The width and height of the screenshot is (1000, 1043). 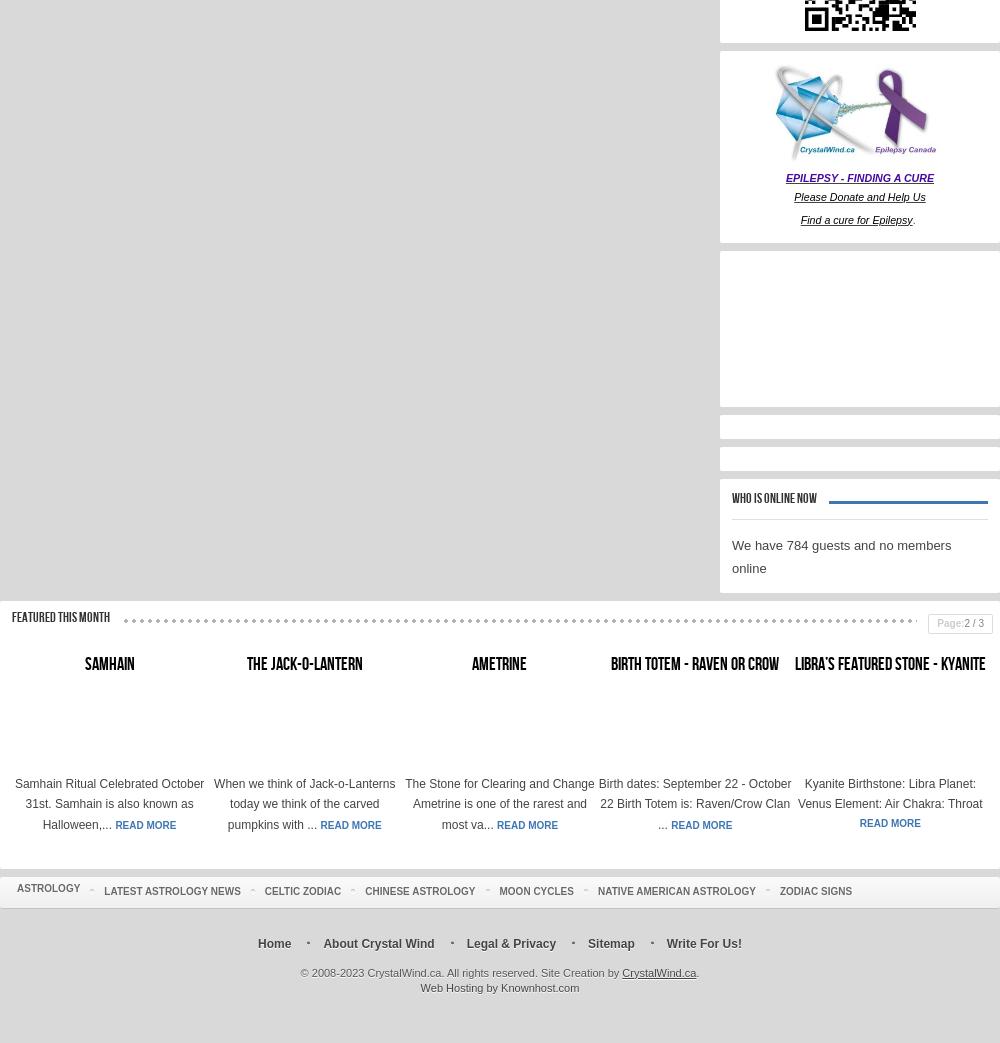 What do you see at coordinates (48, 887) in the screenshot?
I see `'Astrology'` at bounding box center [48, 887].